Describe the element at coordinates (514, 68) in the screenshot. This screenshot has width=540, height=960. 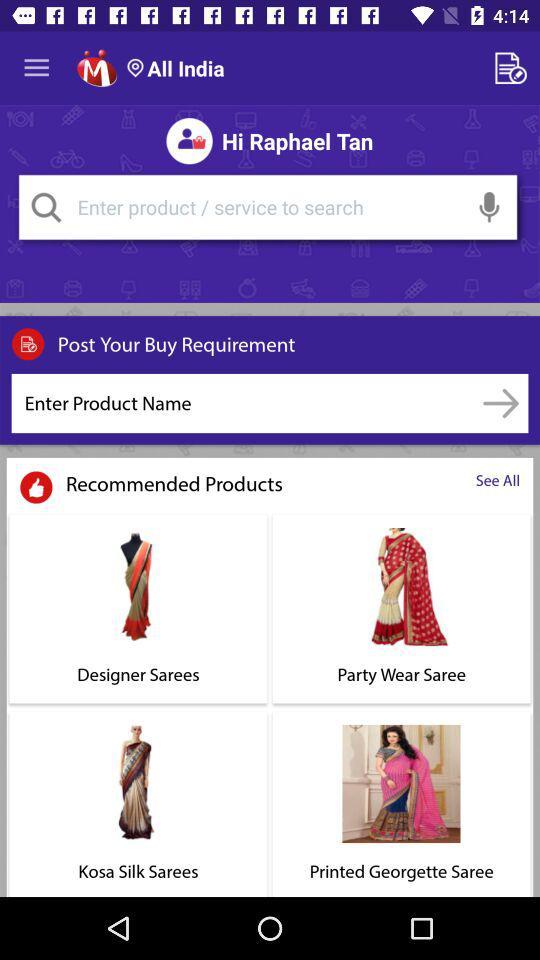
I see `contact form` at that location.